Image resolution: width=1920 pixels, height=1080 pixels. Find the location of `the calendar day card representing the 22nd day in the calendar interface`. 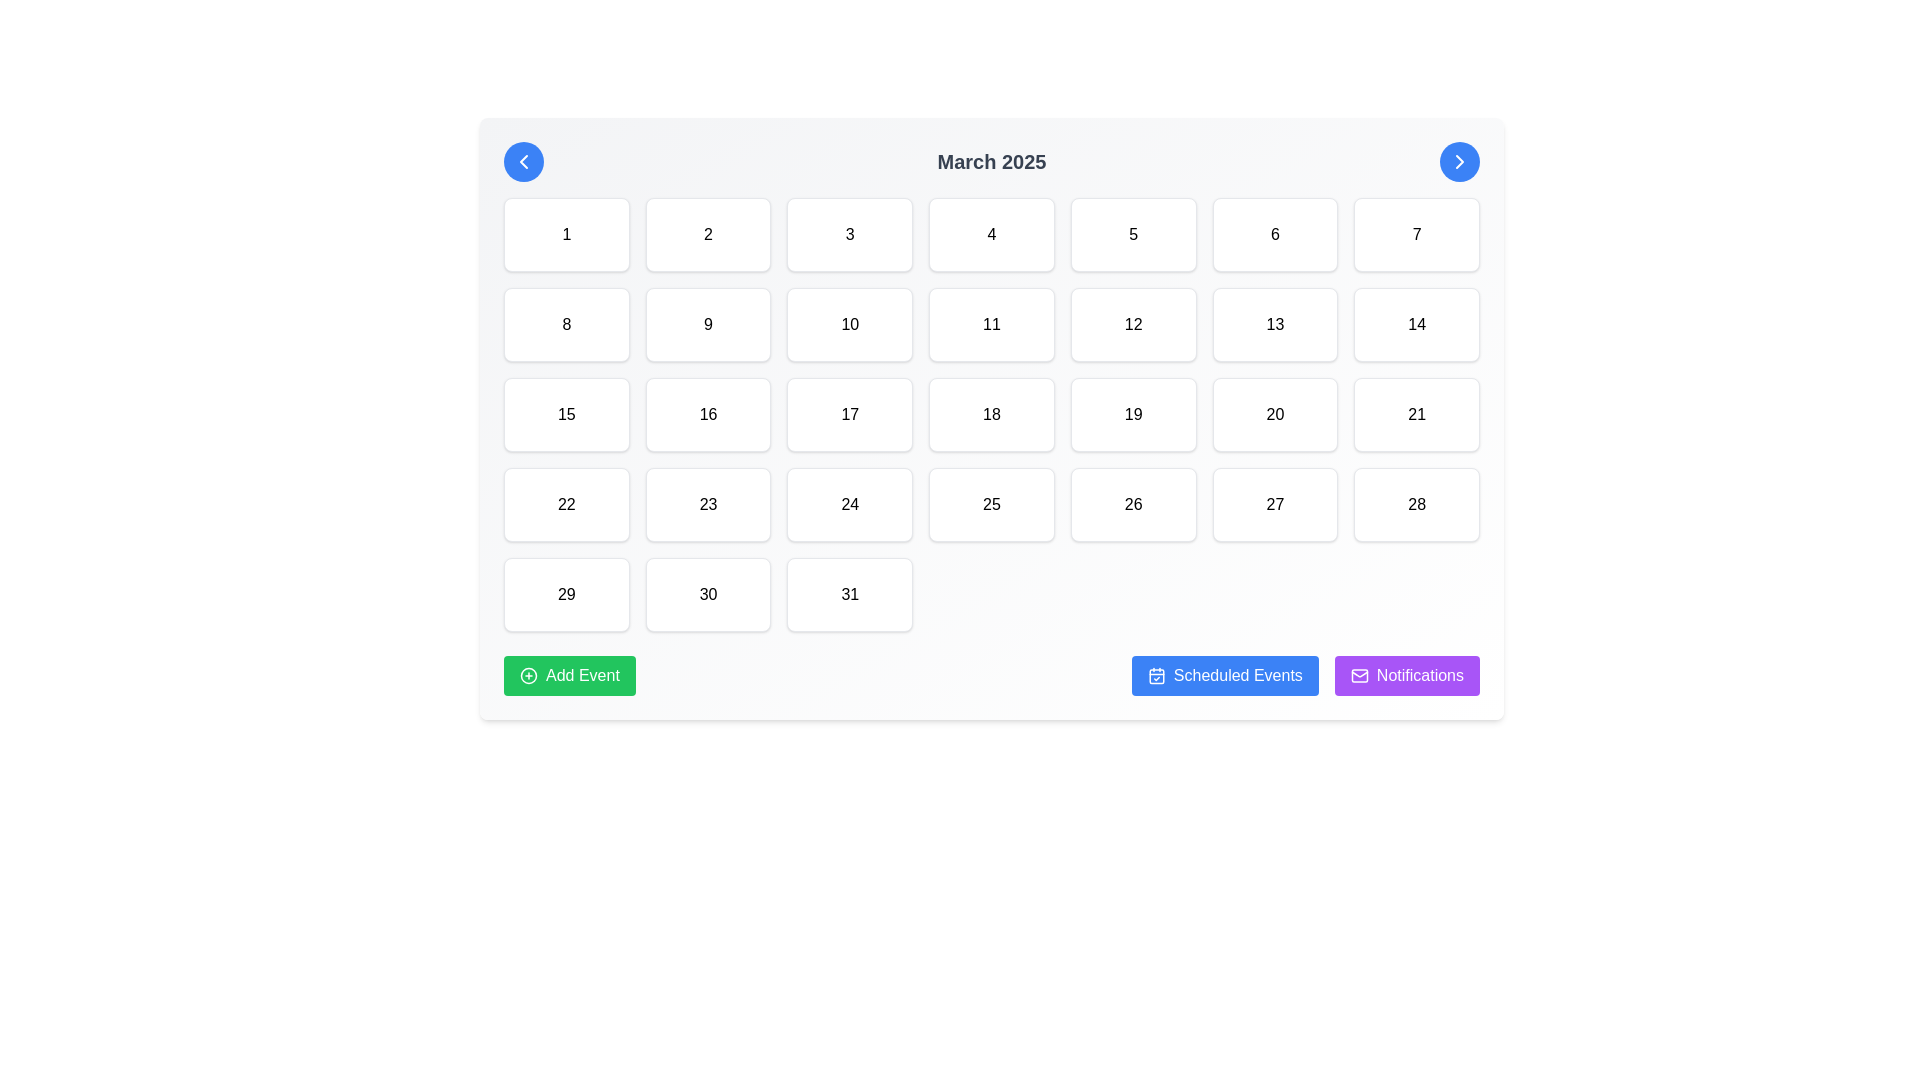

the calendar day card representing the 22nd day in the calendar interface is located at coordinates (565, 504).